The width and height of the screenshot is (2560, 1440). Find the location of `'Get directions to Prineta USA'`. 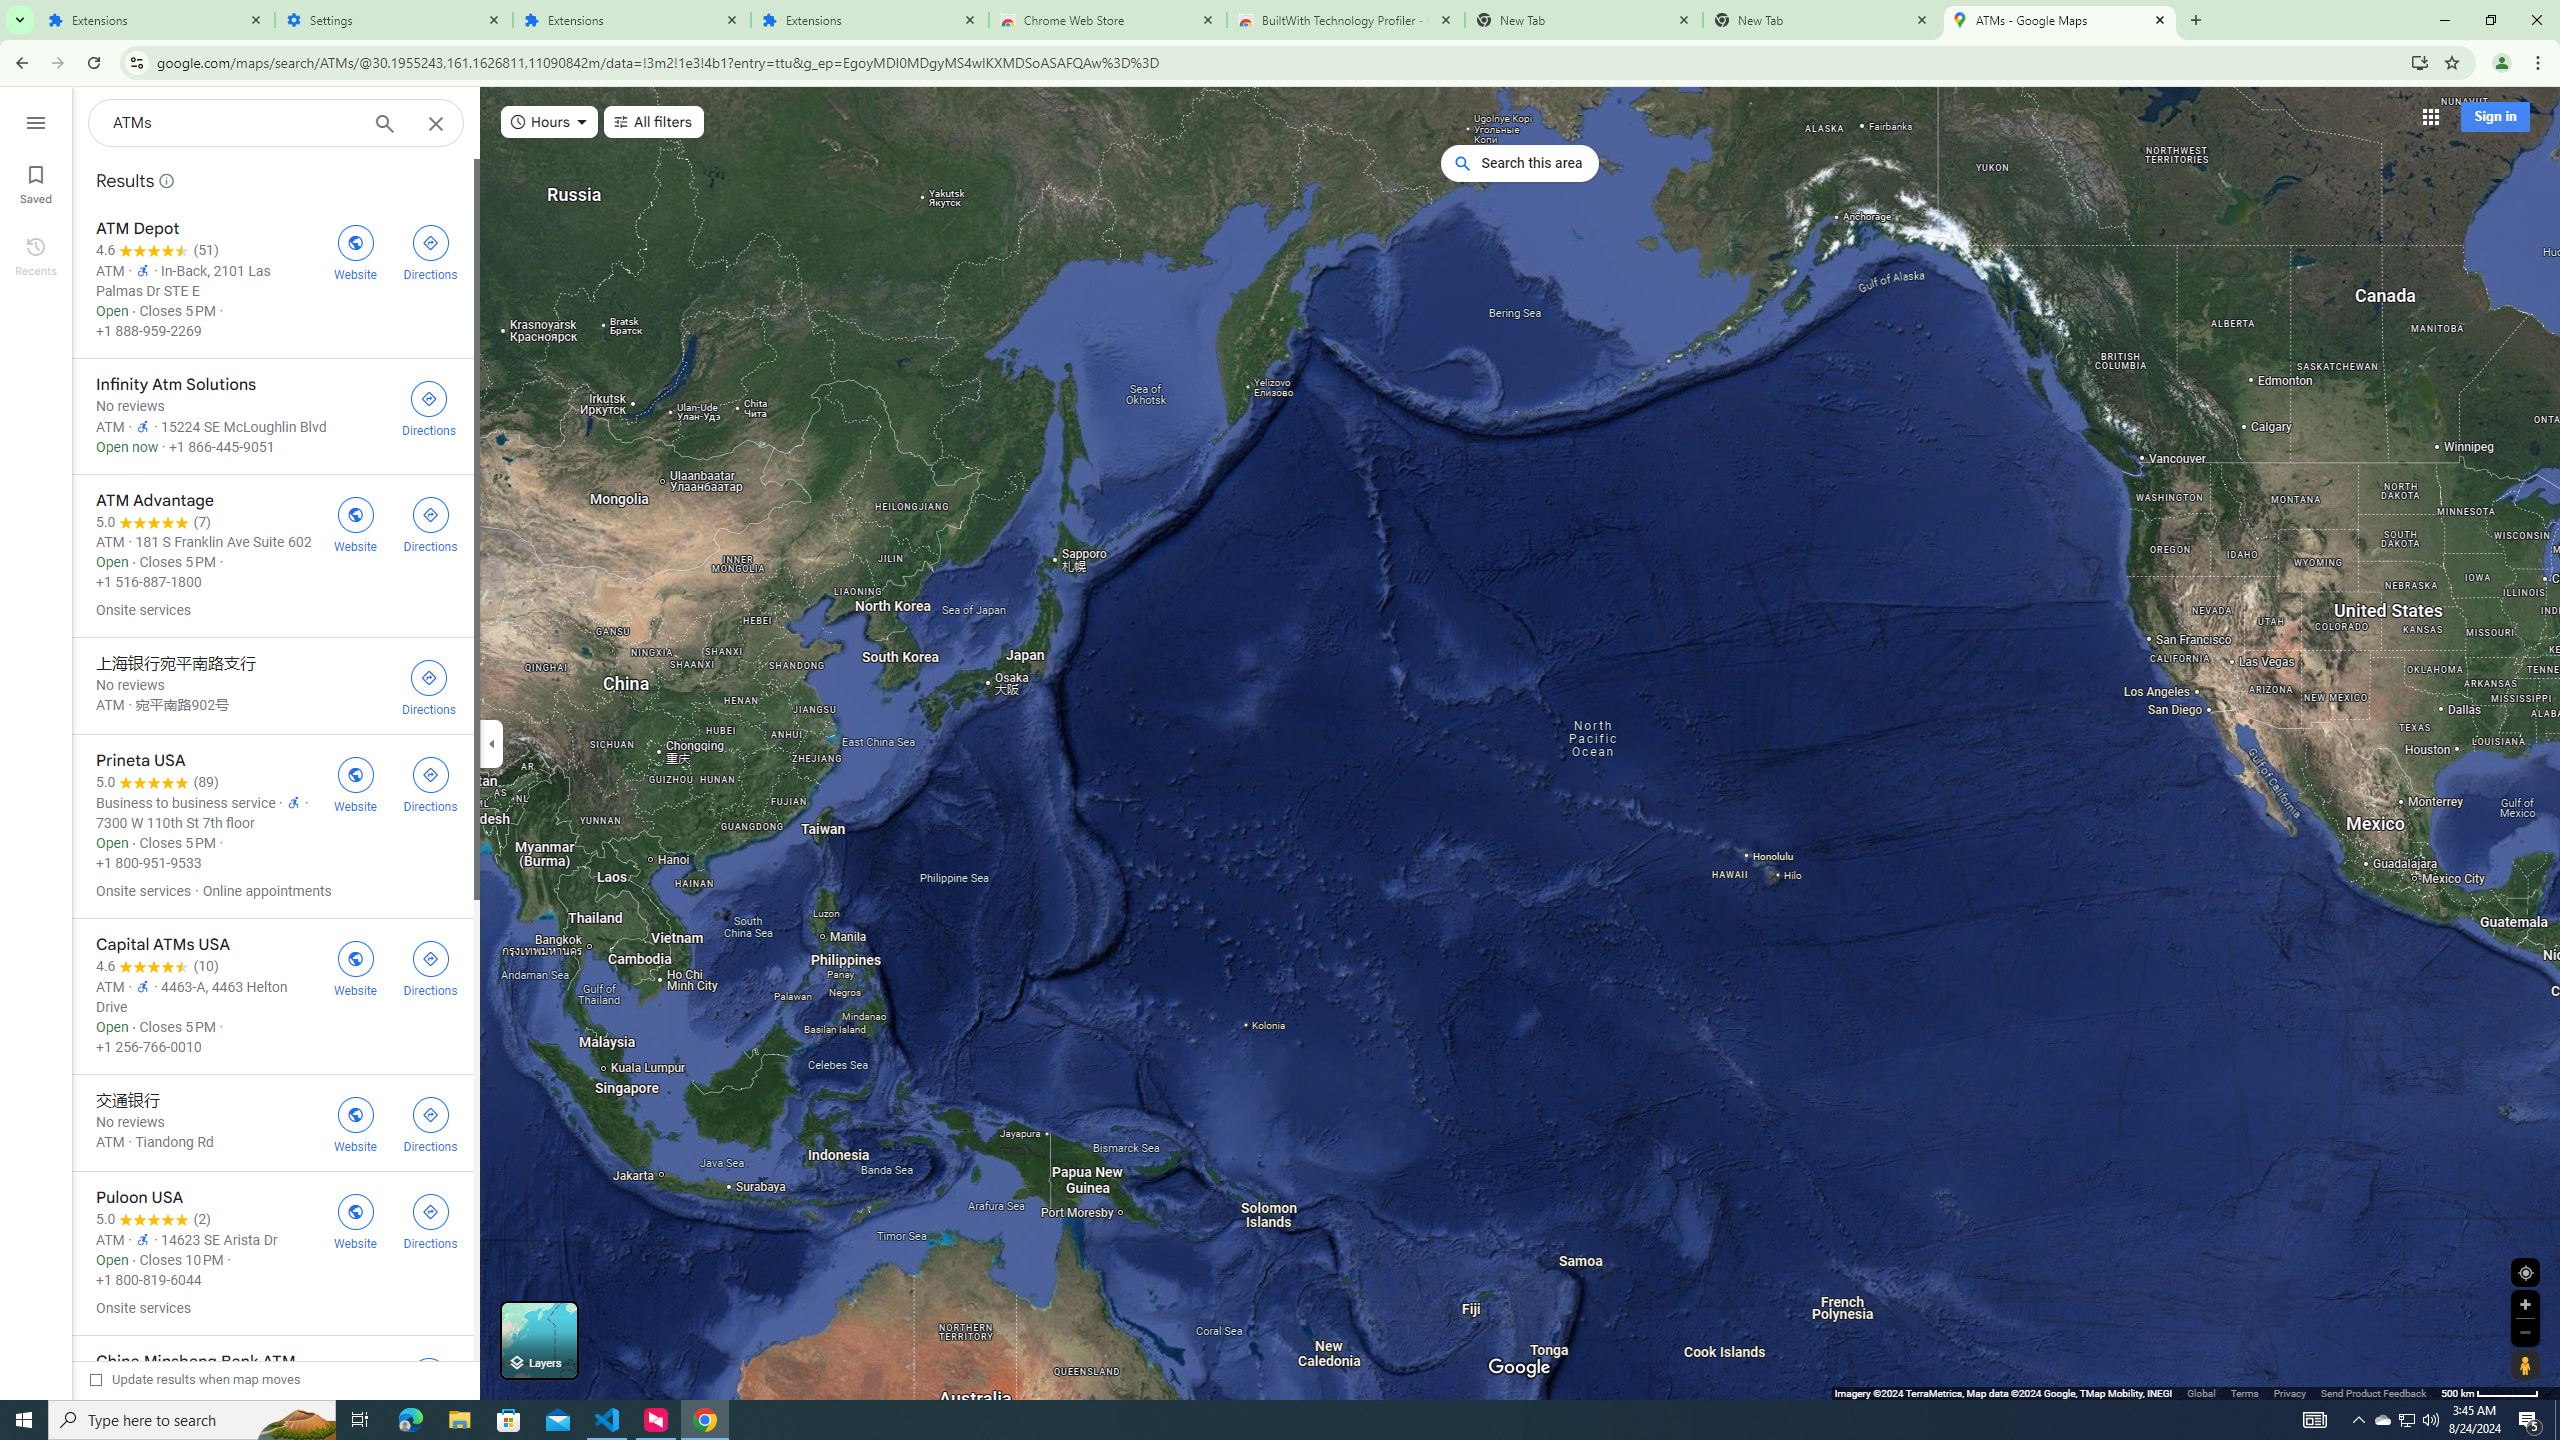

'Get directions to Prineta USA' is located at coordinates (431, 782).